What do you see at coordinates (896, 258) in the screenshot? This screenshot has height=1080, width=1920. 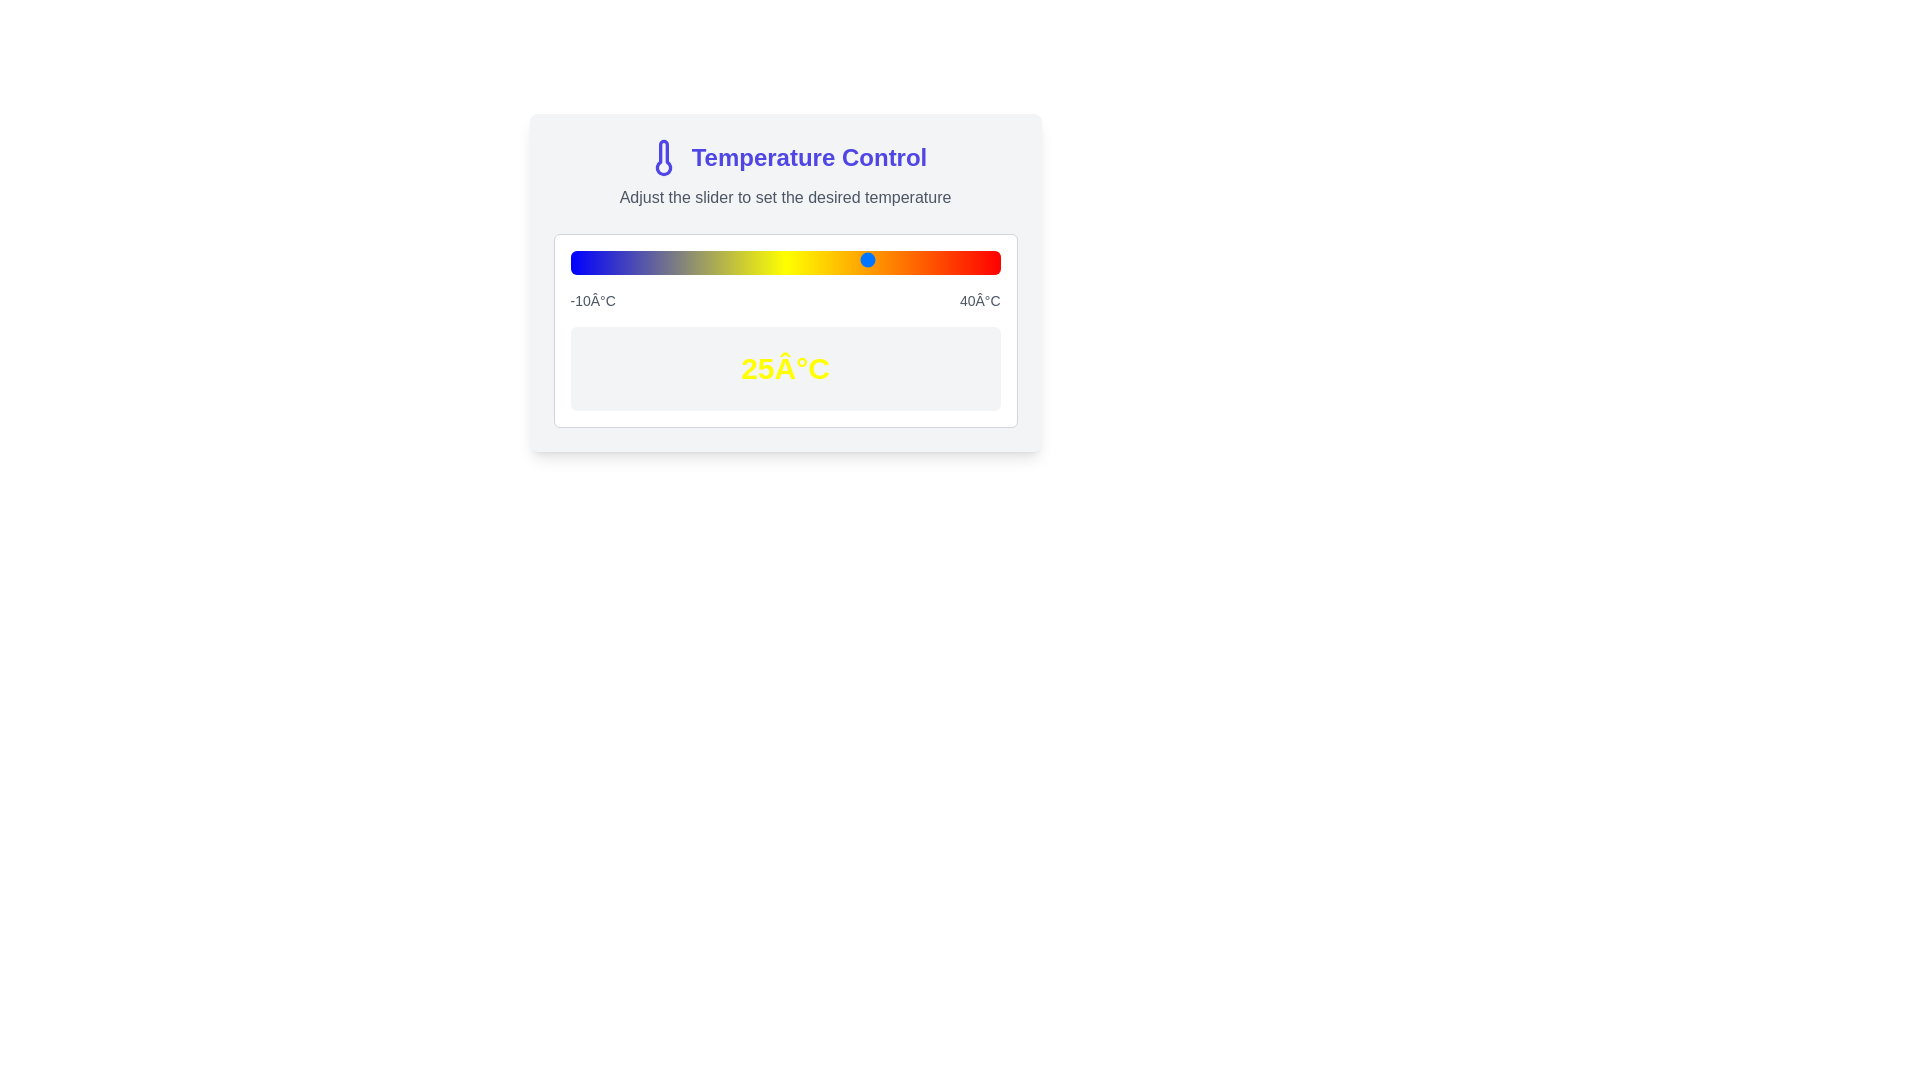 I see `the temperature slider to set the temperature to 28°C` at bounding box center [896, 258].